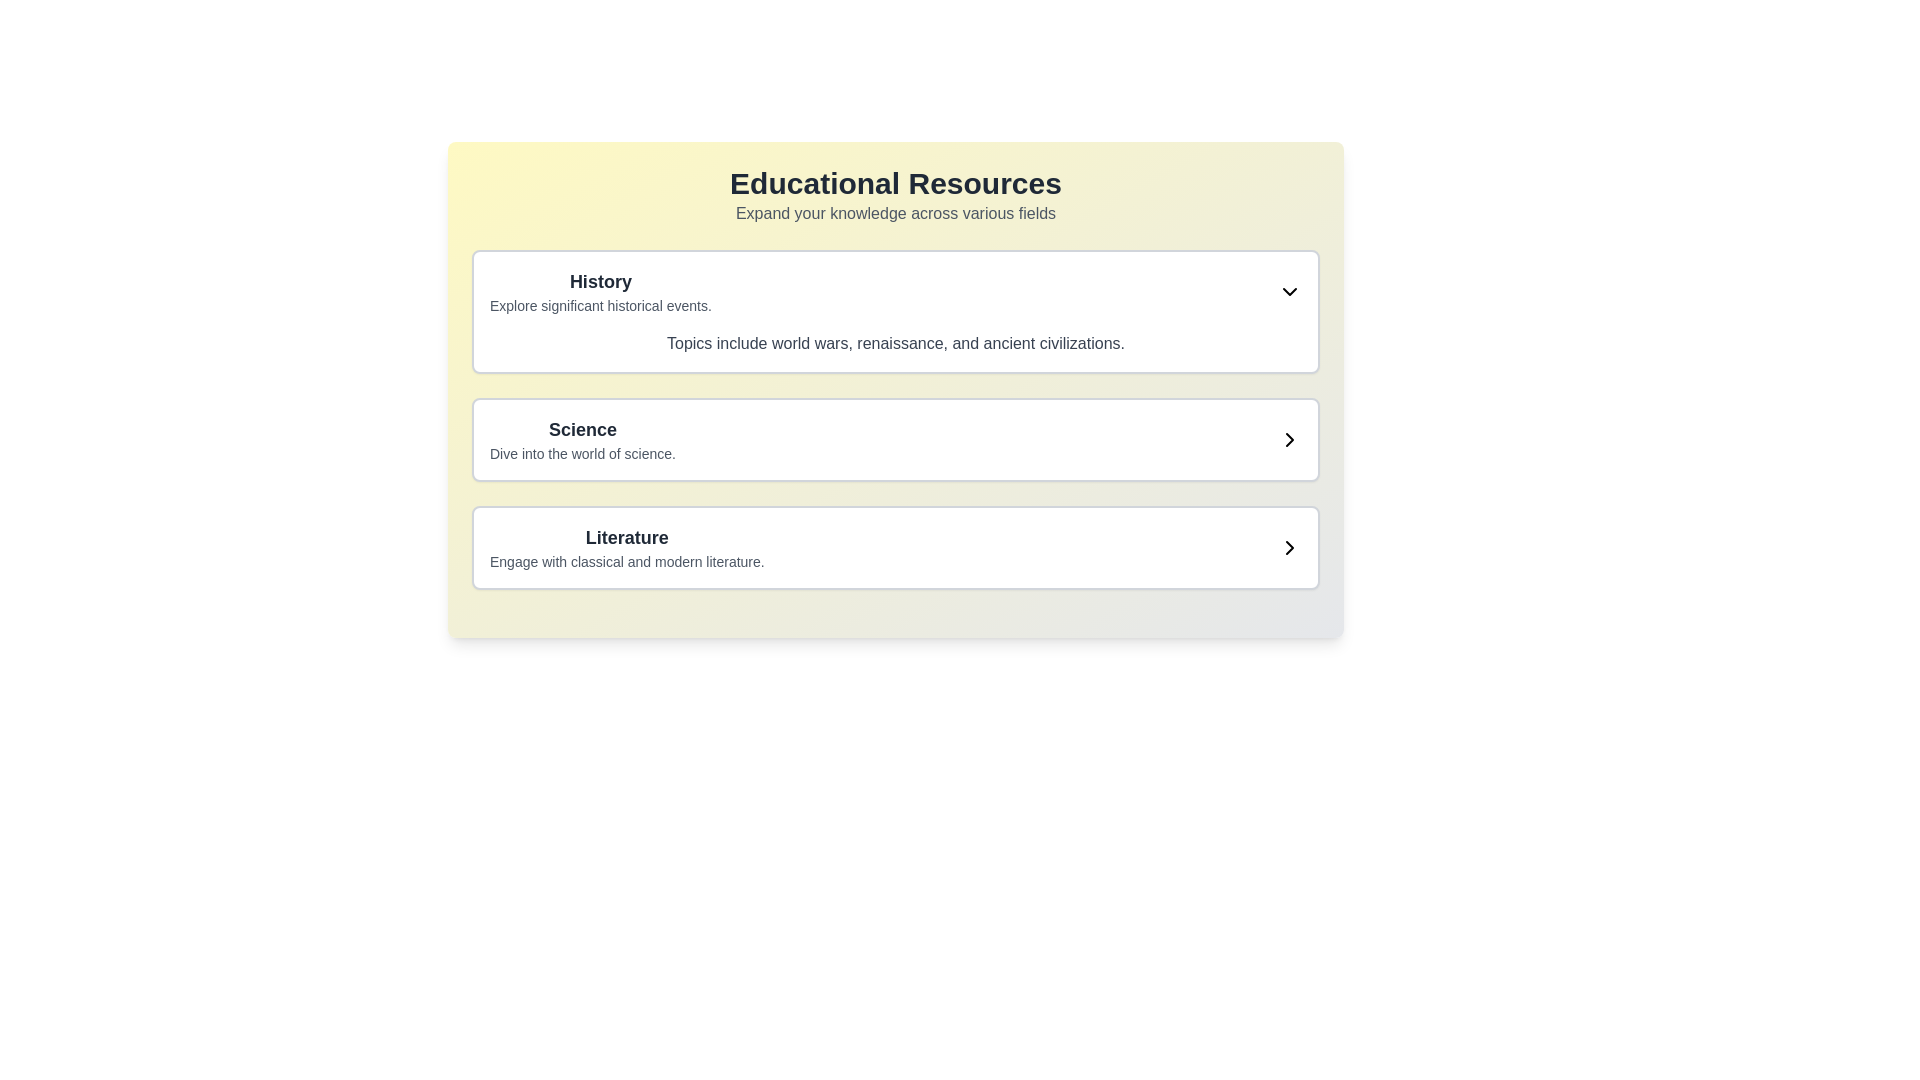 This screenshot has width=1920, height=1080. I want to click on the static text displaying 'Topics include world wars, renaissance, and ancient civilizations' located below the 'History' section title, so click(895, 342).